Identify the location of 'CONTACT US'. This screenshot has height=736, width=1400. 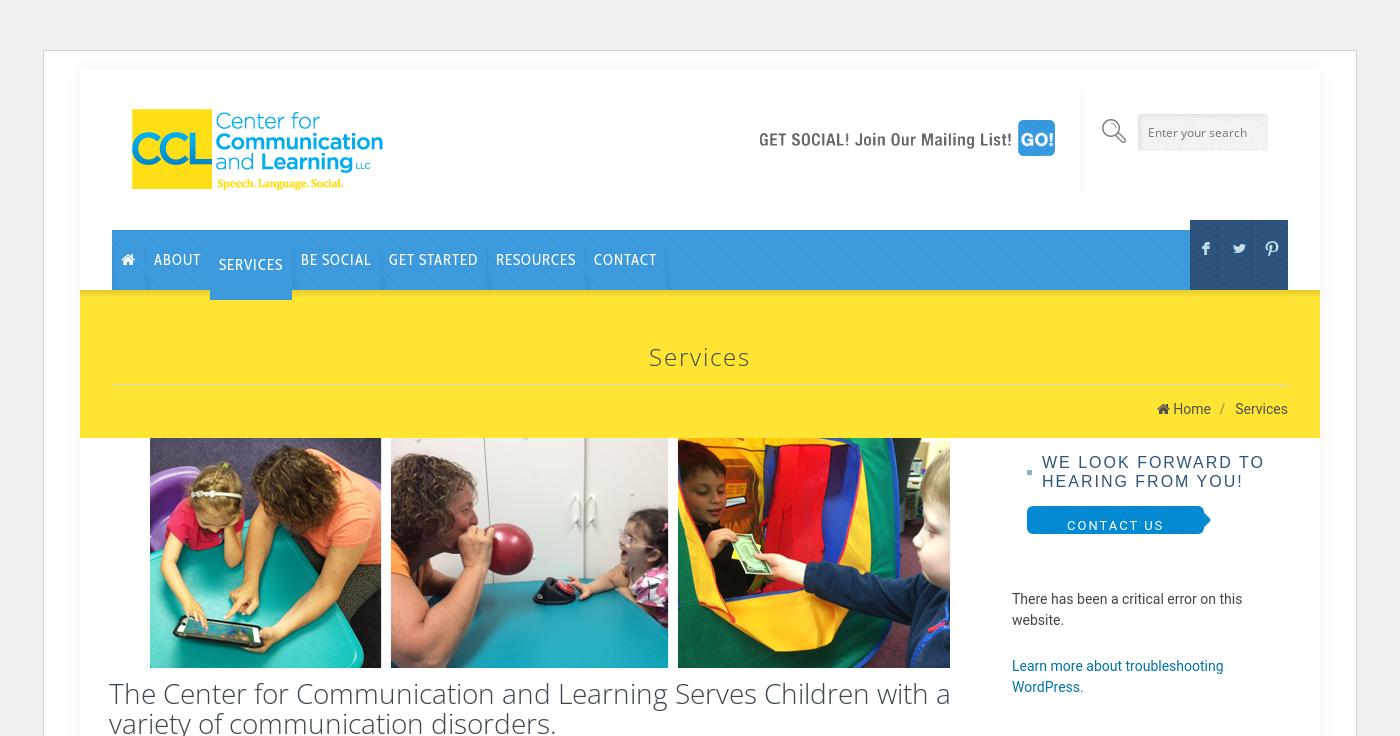
(1115, 525).